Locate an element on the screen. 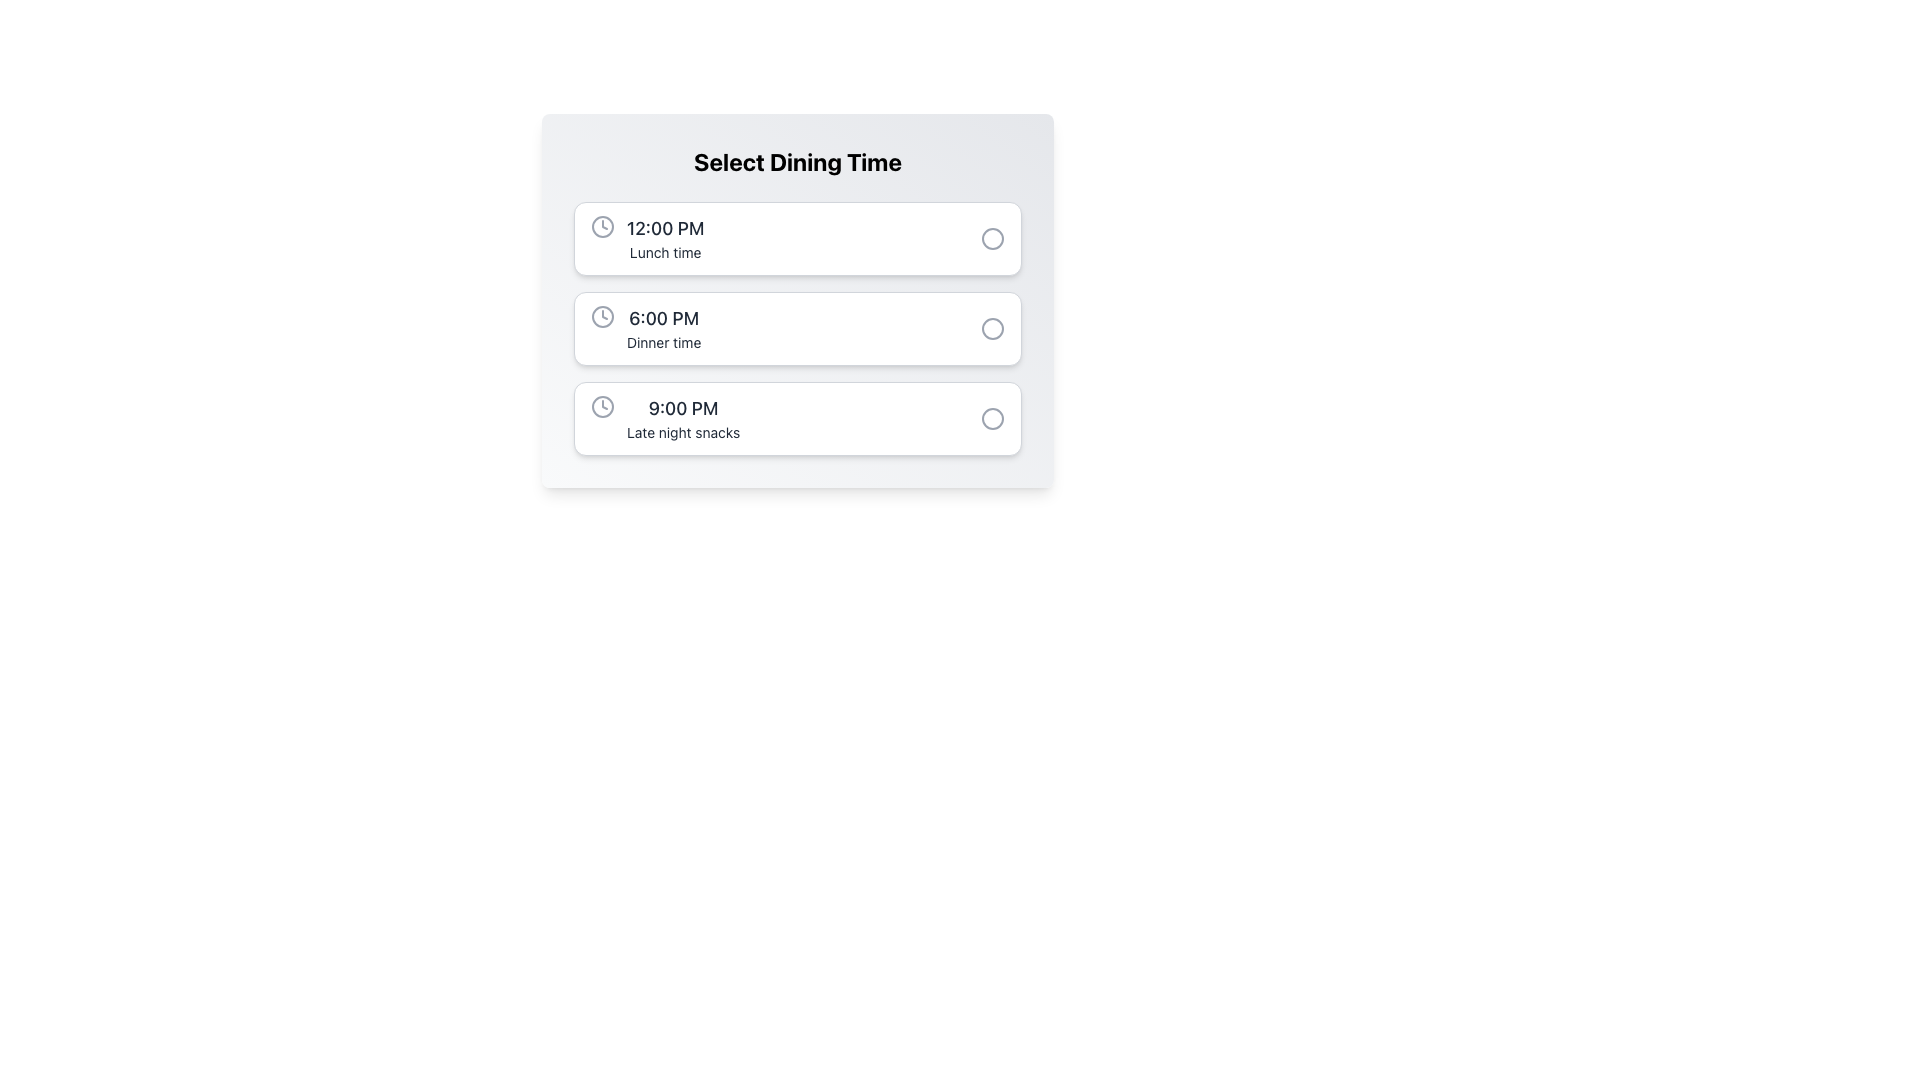  the third item in the interactive selection list labeled '9:00 PM Late night snacks' is located at coordinates (796, 418).